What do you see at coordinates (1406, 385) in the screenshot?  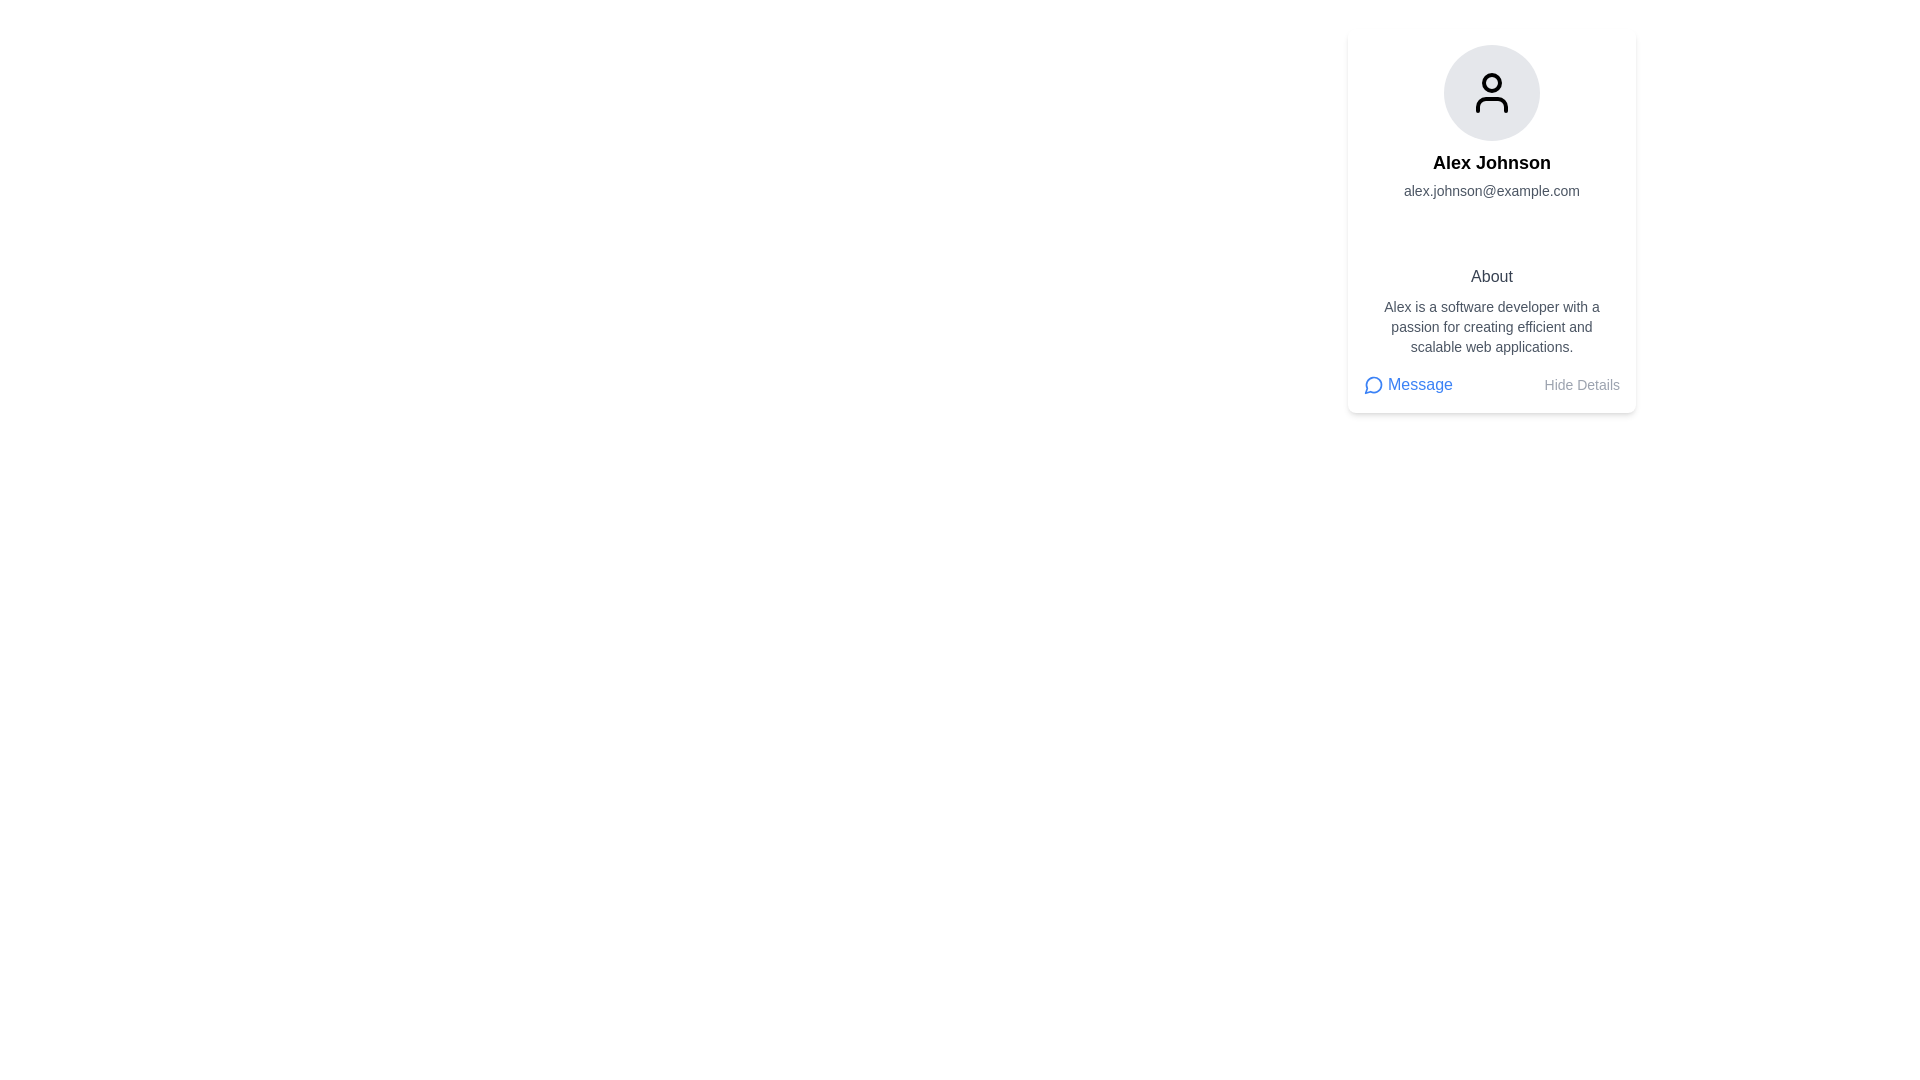 I see `the clickable text with an adjacent icon within the 'MessageHide Details' segment at the bottom of the user profile card to possibly open a context menu` at bounding box center [1406, 385].